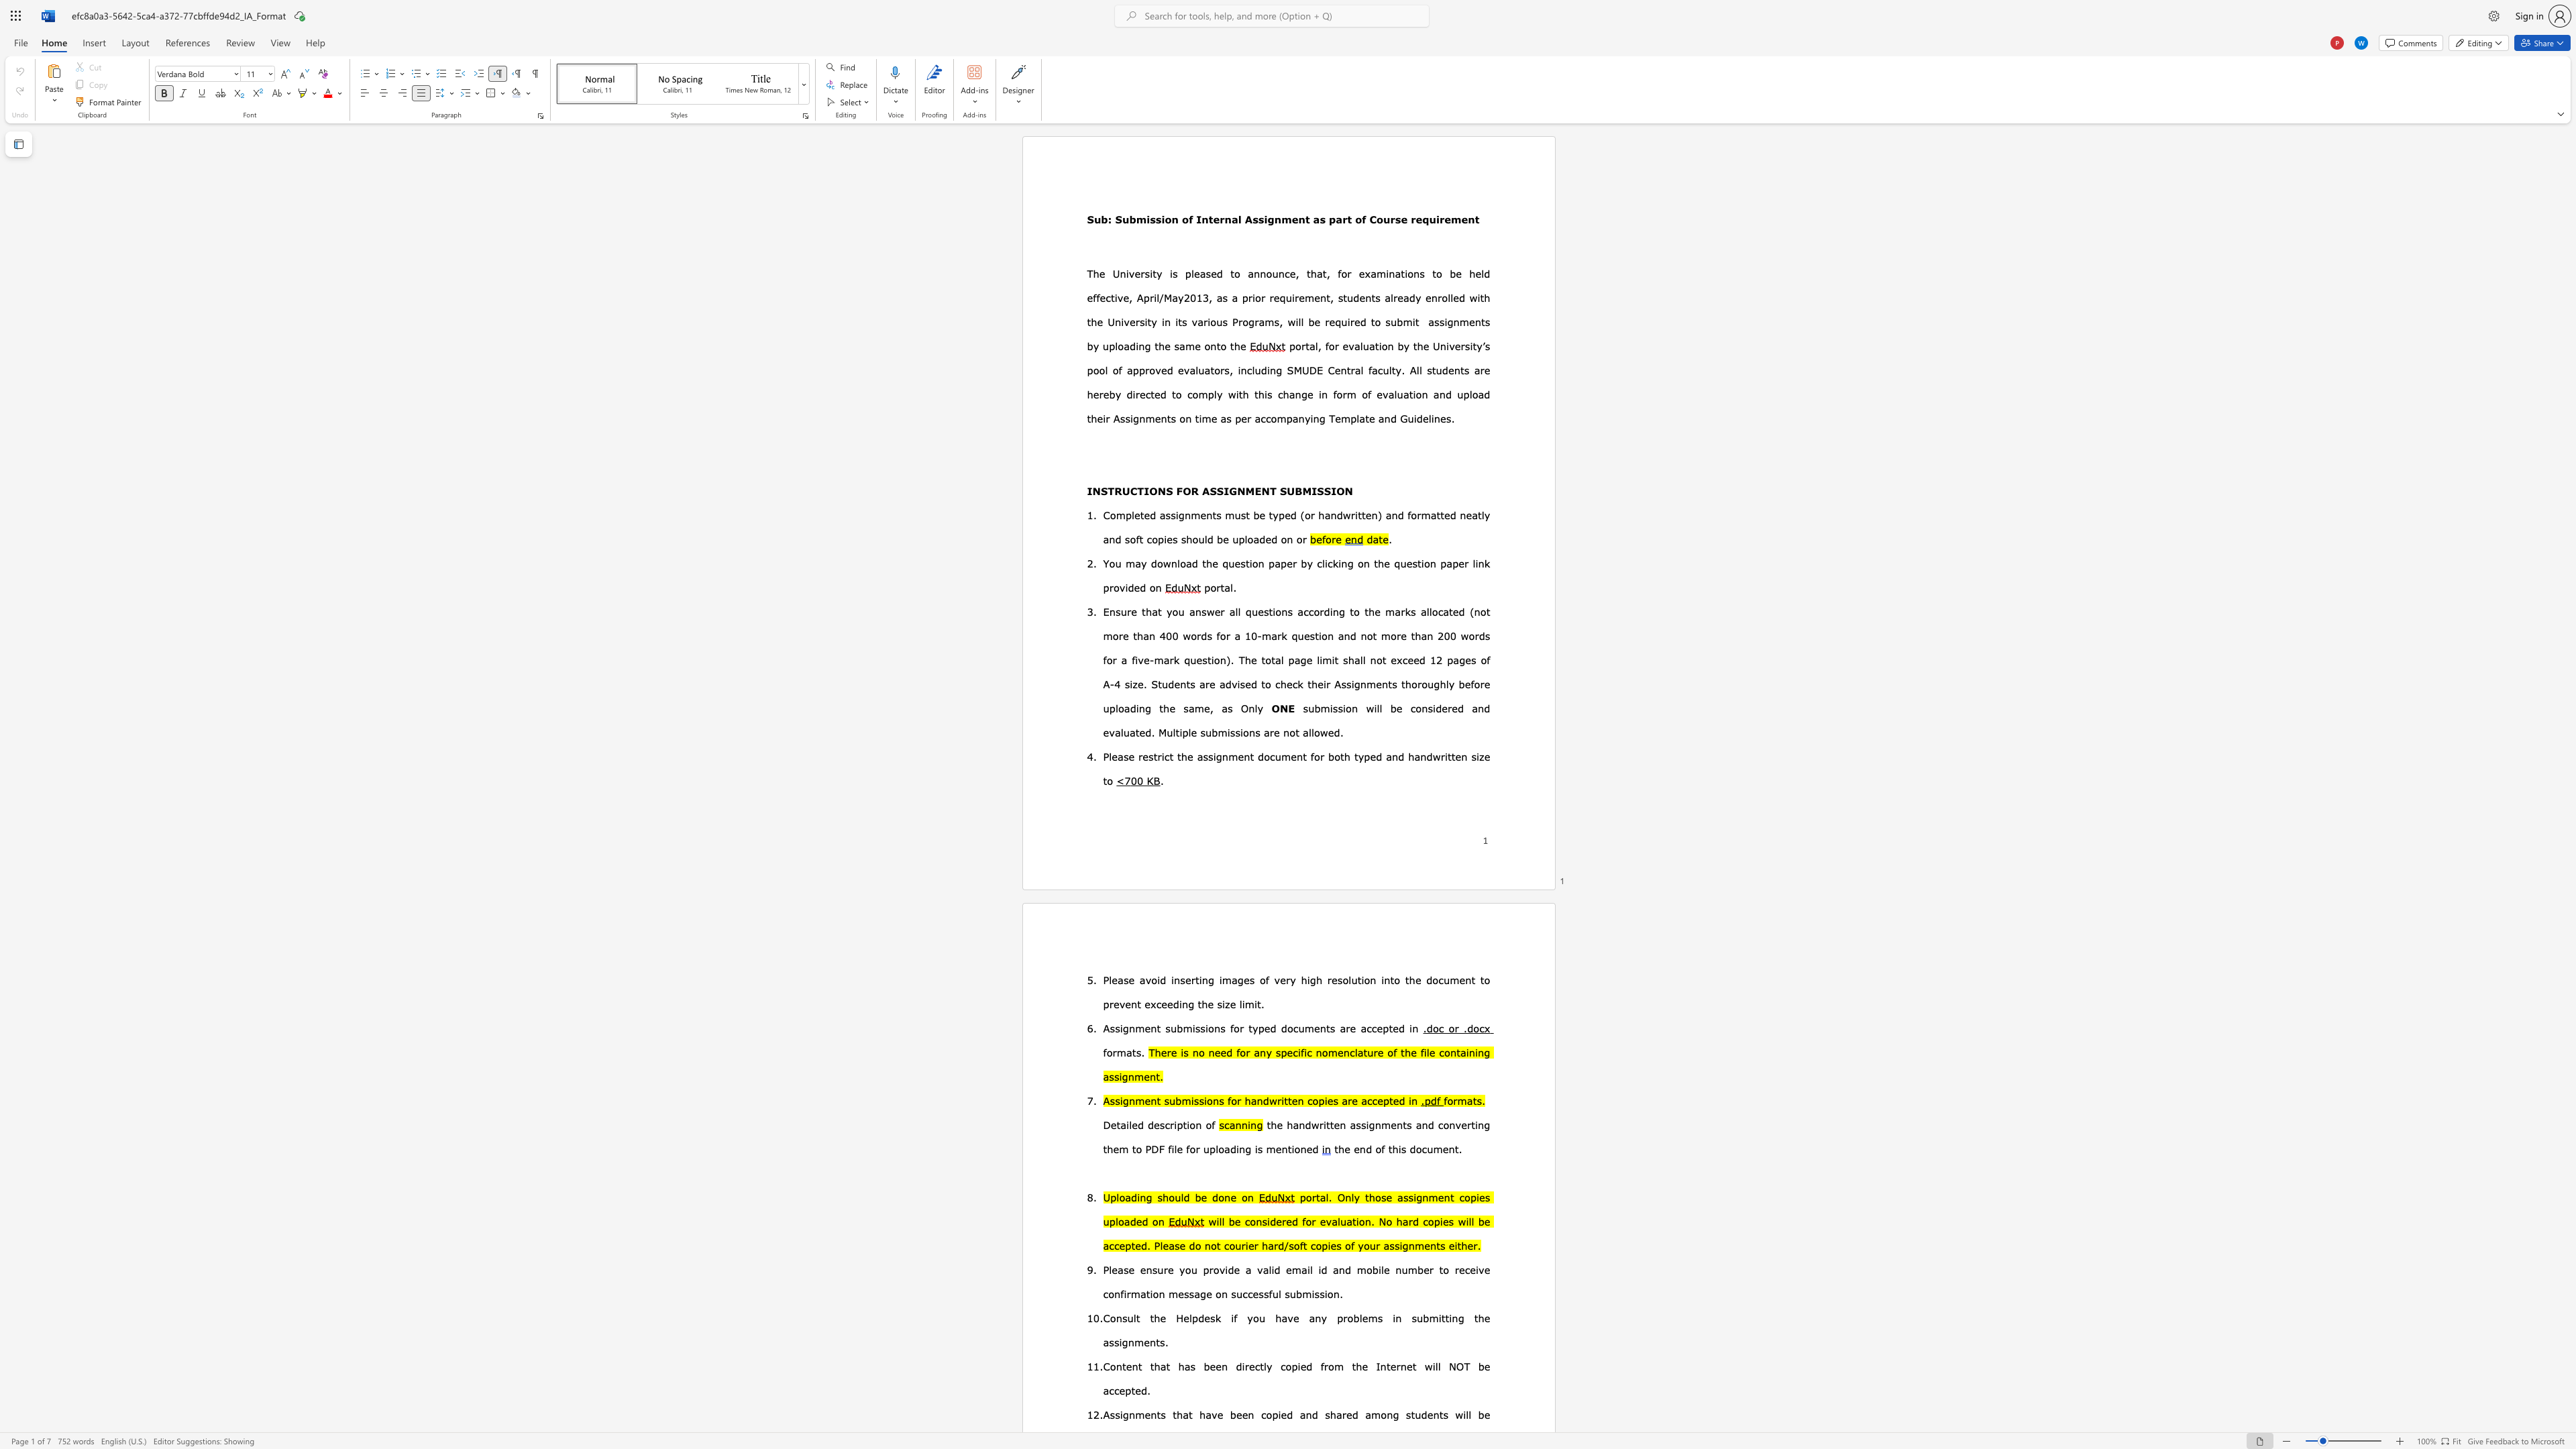  I want to click on the subset text "t exceedi" within the text "vent exceeding", so click(1136, 1004).